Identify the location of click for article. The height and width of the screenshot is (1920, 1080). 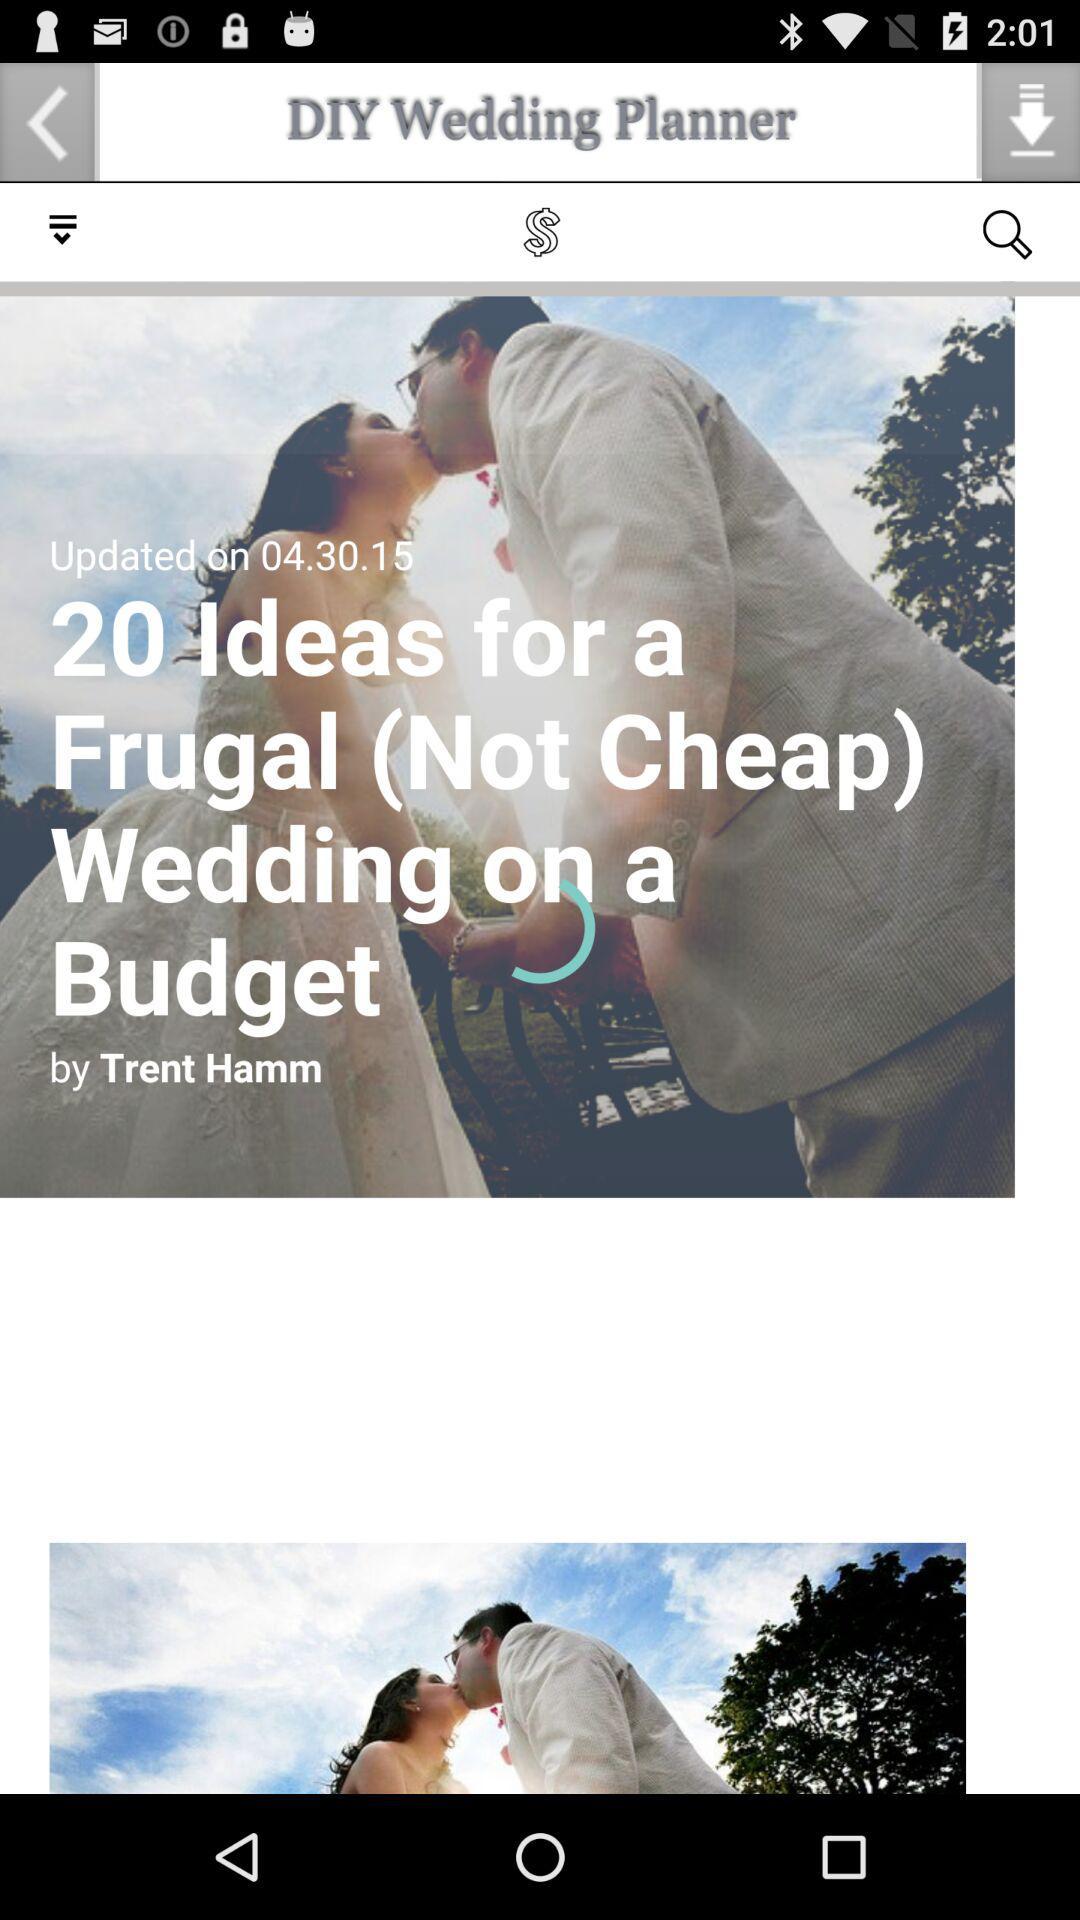
(540, 988).